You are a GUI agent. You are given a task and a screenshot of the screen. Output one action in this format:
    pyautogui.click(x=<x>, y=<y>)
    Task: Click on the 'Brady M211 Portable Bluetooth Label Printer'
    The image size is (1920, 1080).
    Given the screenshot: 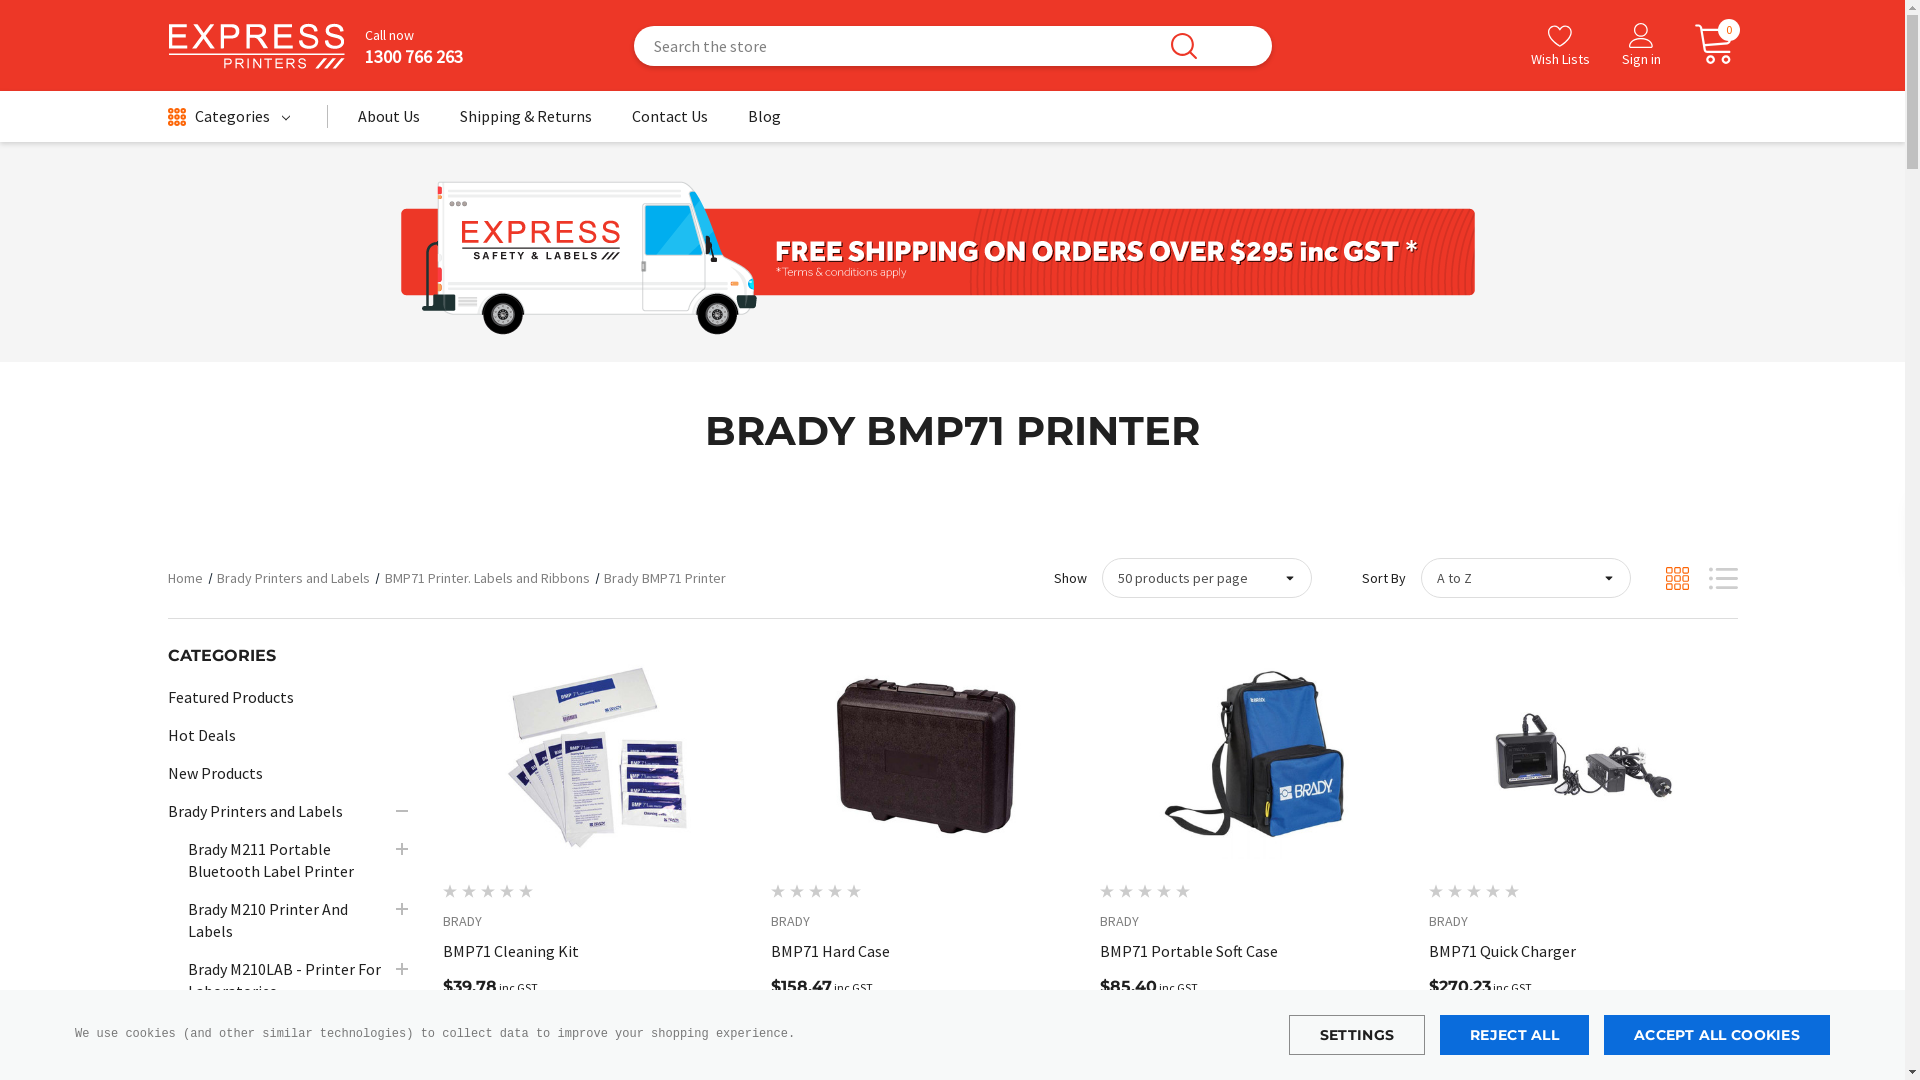 What is the action you would take?
    pyautogui.click(x=287, y=859)
    